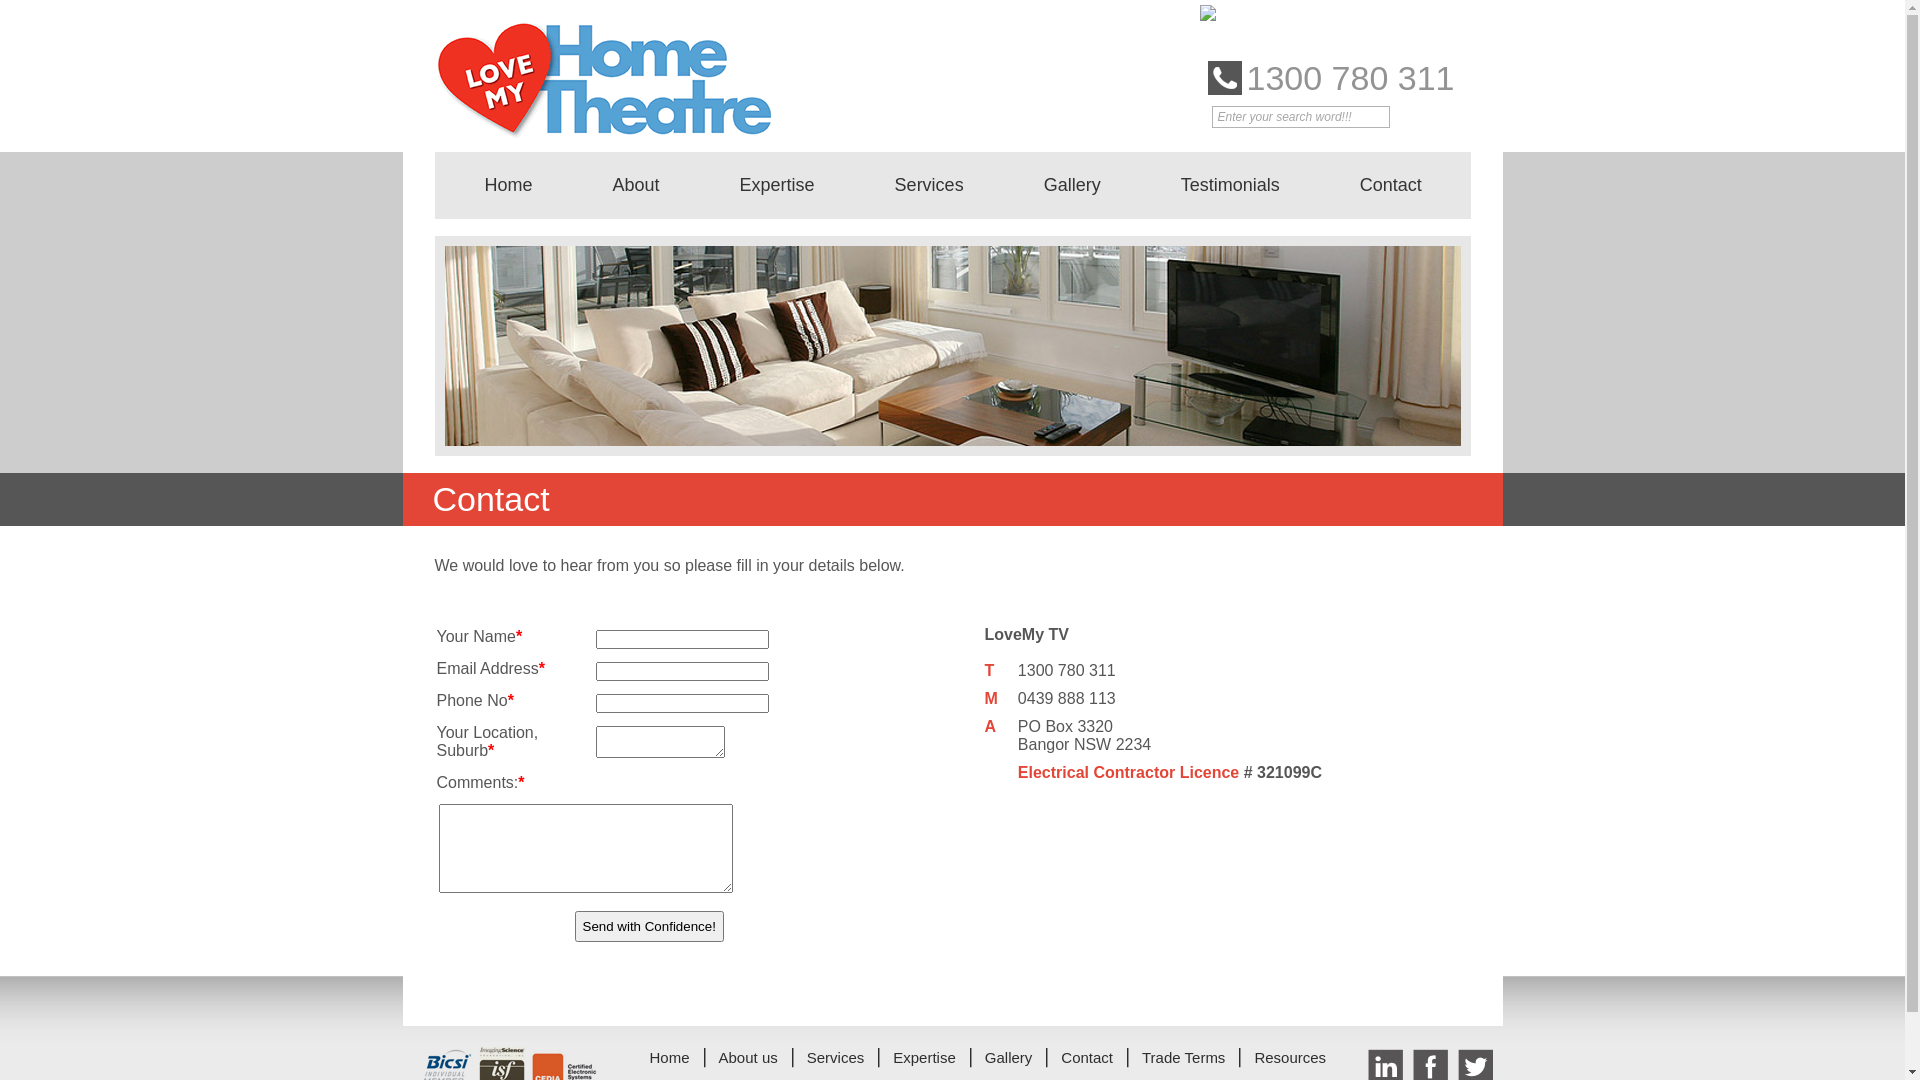 The image size is (1920, 1080). Describe the element at coordinates (648, 926) in the screenshot. I see `'Send with Confidence!'` at that location.